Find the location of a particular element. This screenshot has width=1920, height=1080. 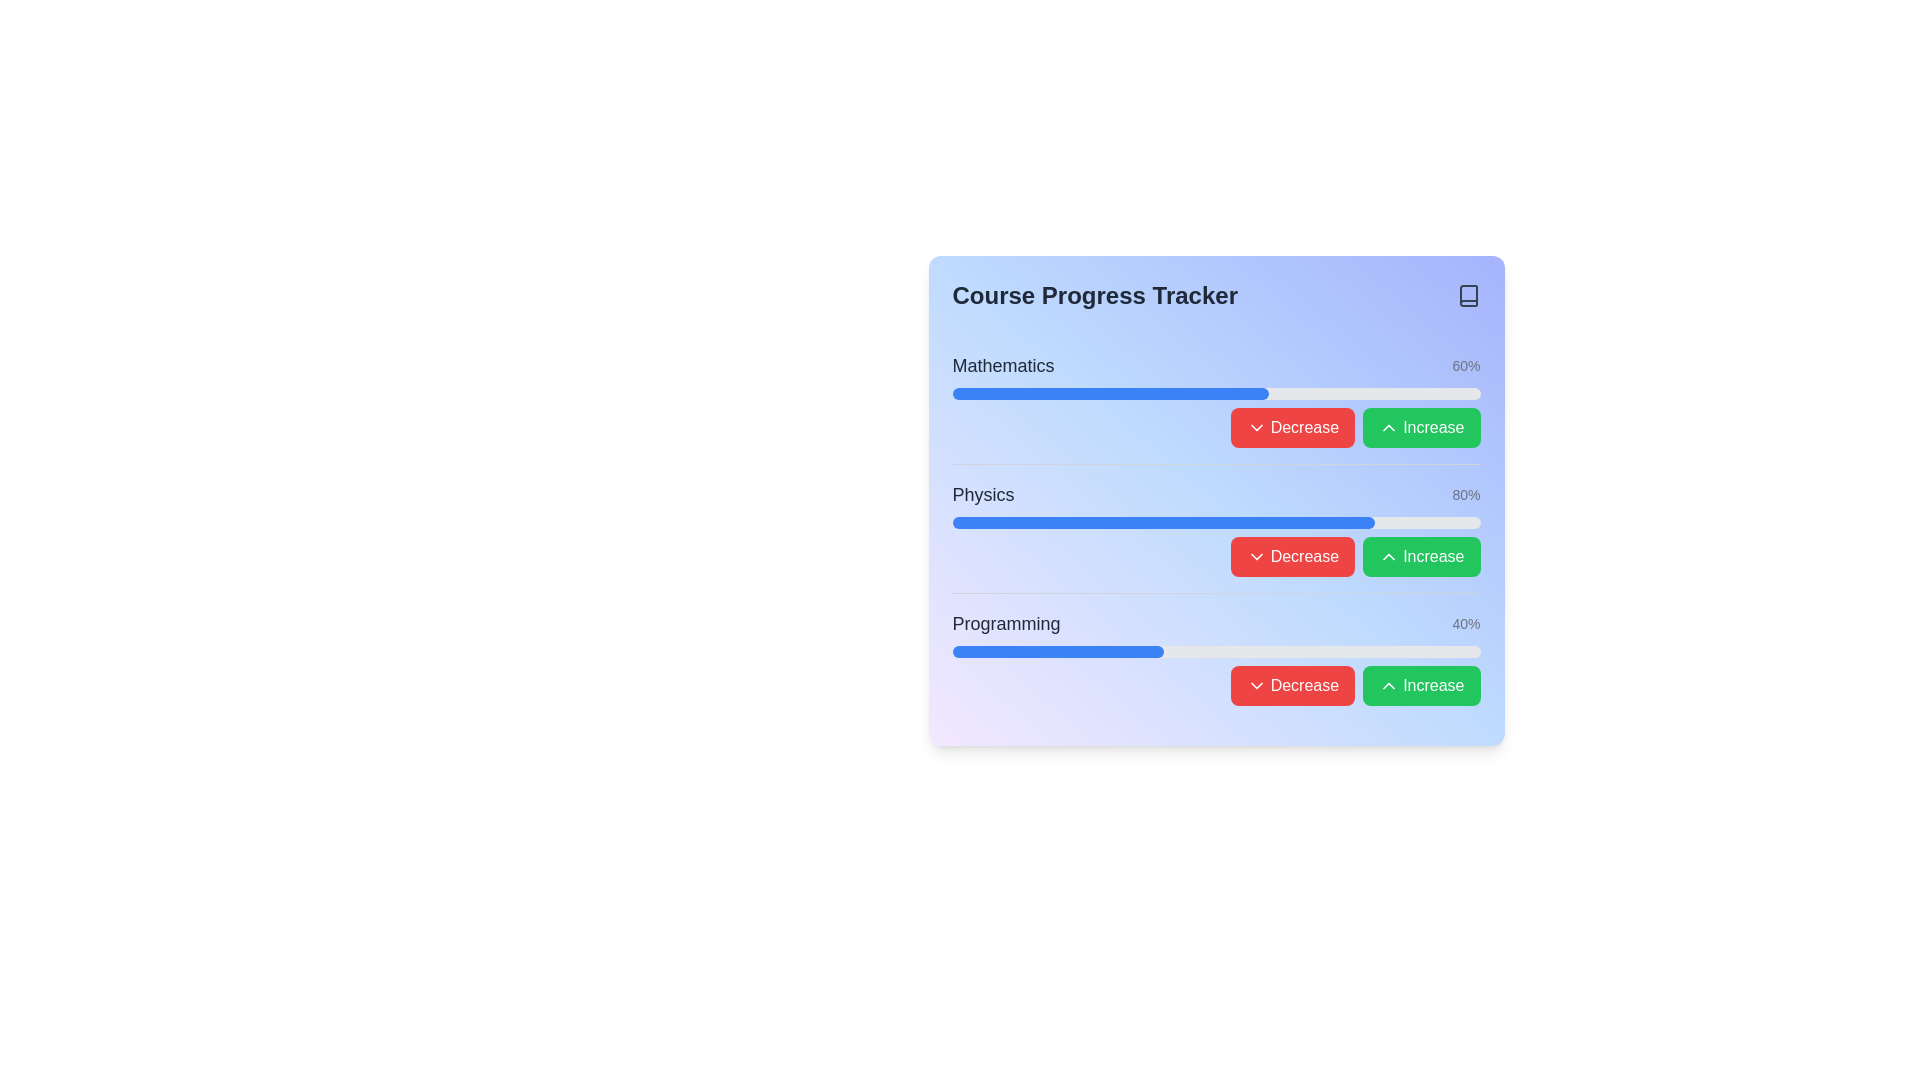

the Progress Bar Segment indicating progress for the 'Mathematics' category in the course tracker interface is located at coordinates (1109, 393).